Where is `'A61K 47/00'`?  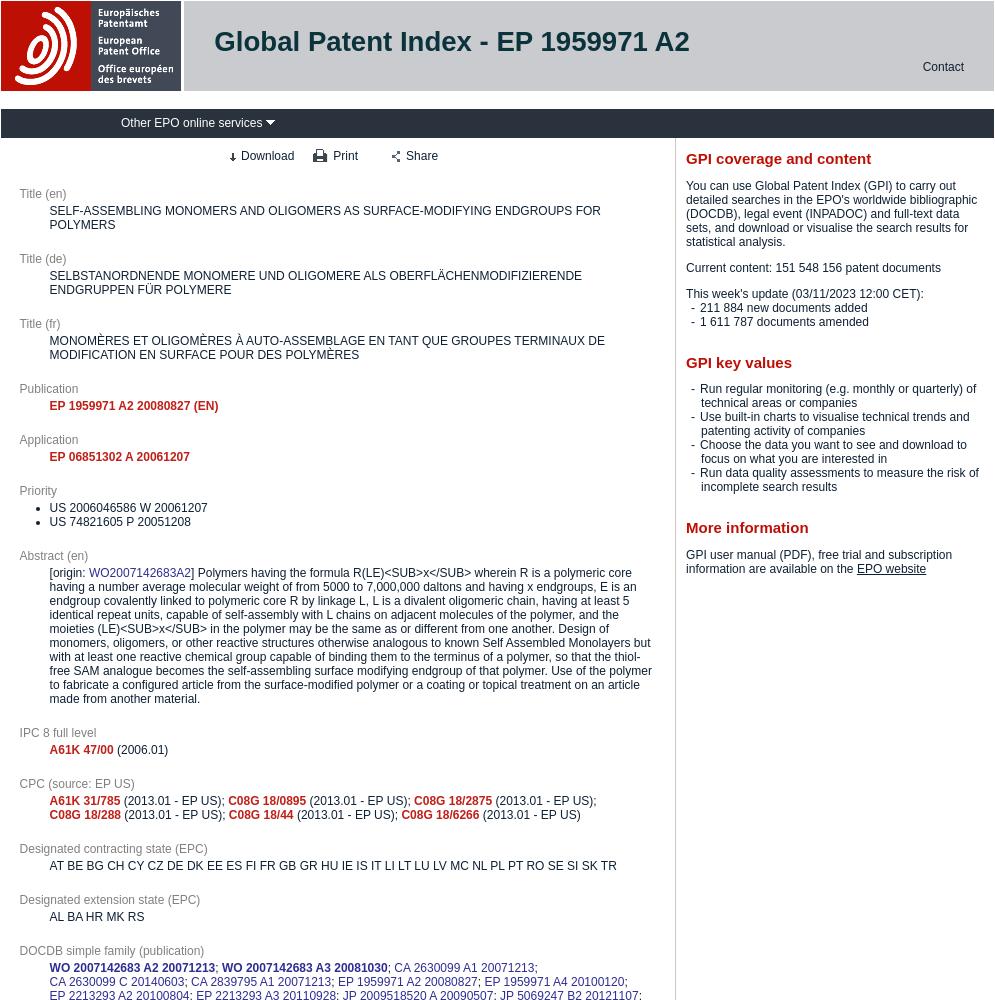 'A61K 47/00' is located at coordinates (47, 748).